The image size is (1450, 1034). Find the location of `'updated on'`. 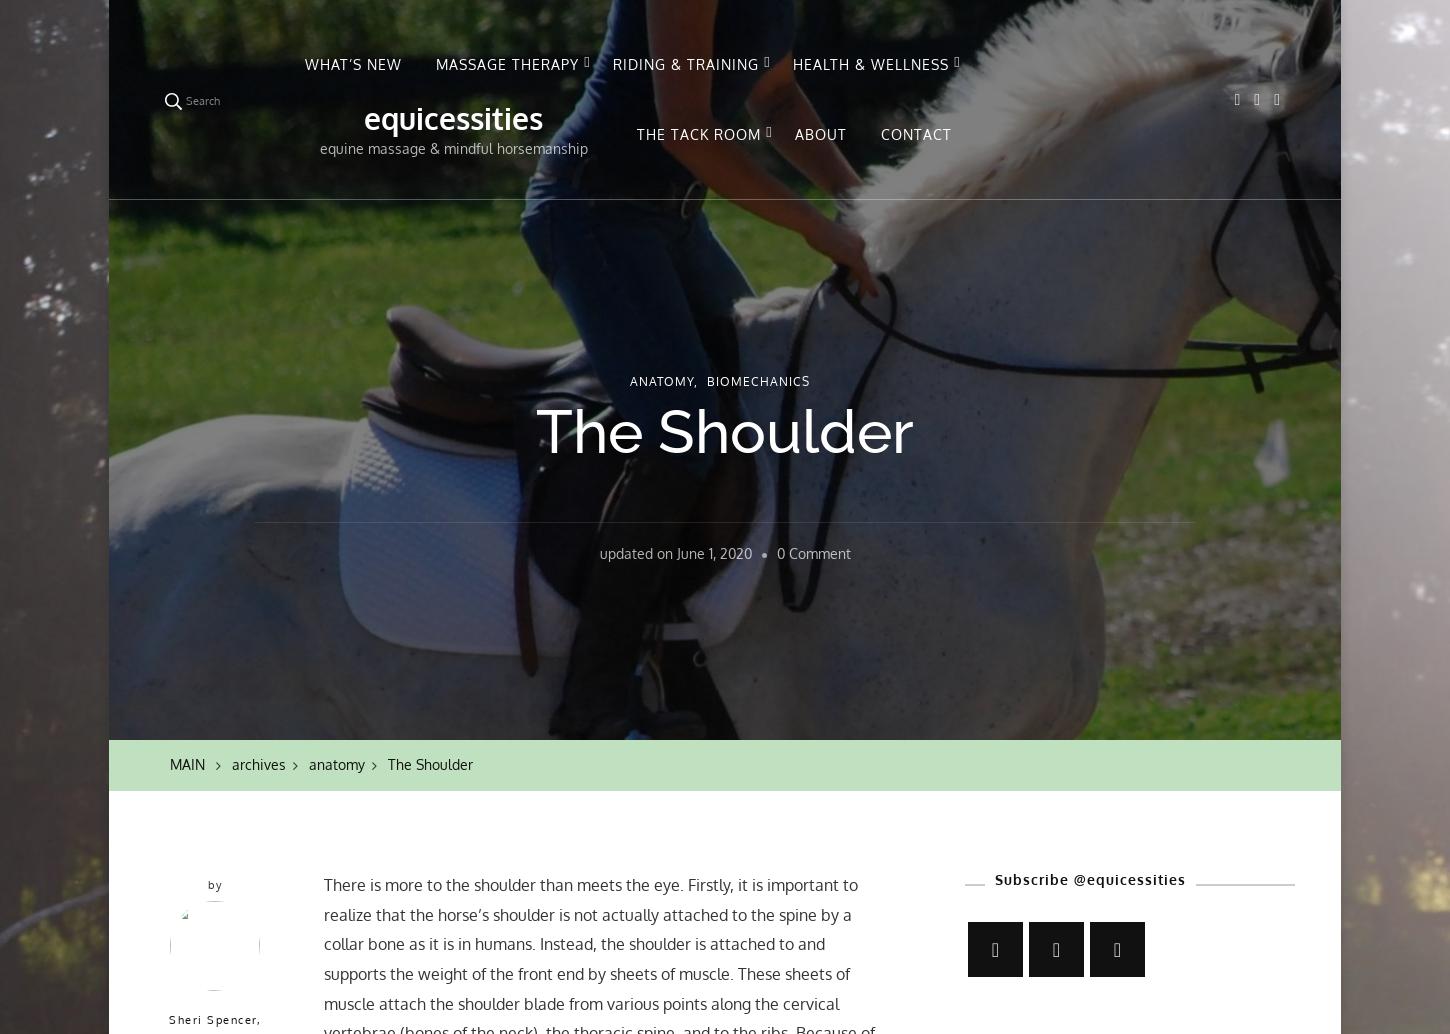

'updated on' is located at coordinates (636, 553).